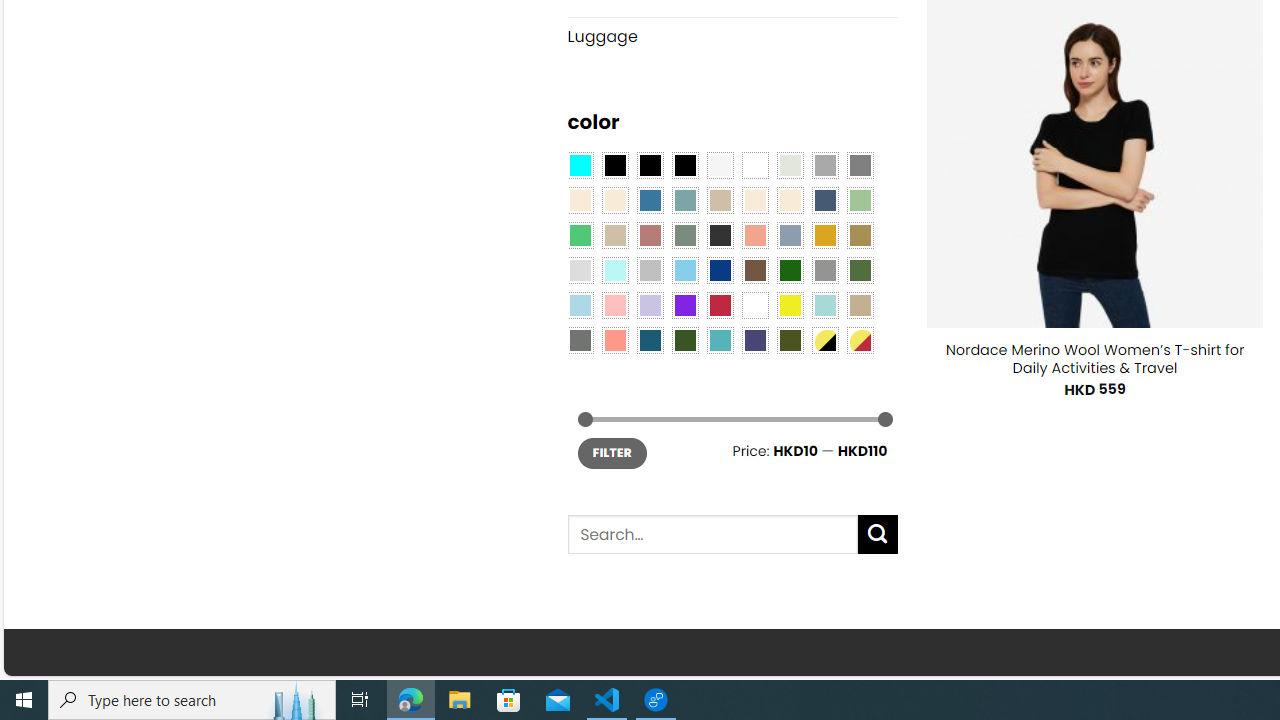 This screenshot has height=720, width=1280. I want to click on 'Black-Brown', so click(684, 163).